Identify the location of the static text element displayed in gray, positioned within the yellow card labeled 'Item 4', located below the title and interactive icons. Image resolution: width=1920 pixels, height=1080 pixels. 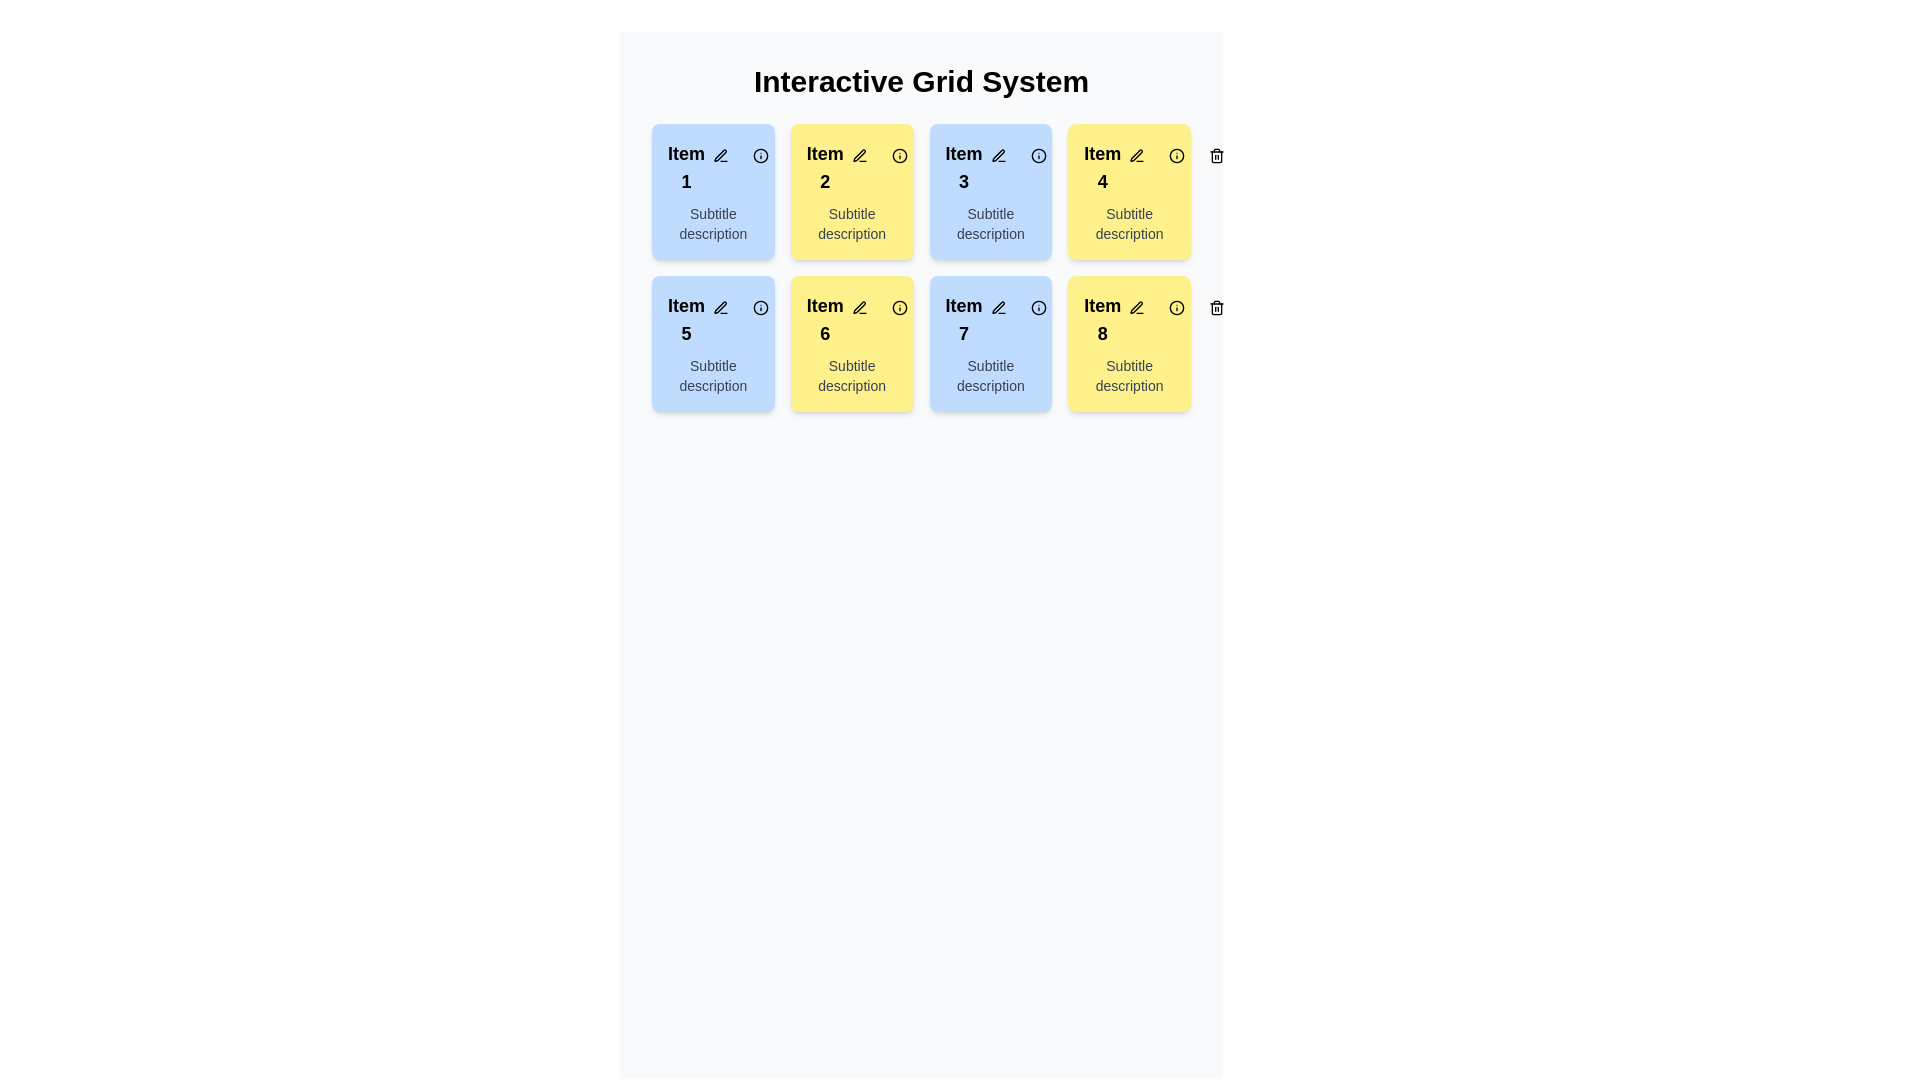
(1129, 223).